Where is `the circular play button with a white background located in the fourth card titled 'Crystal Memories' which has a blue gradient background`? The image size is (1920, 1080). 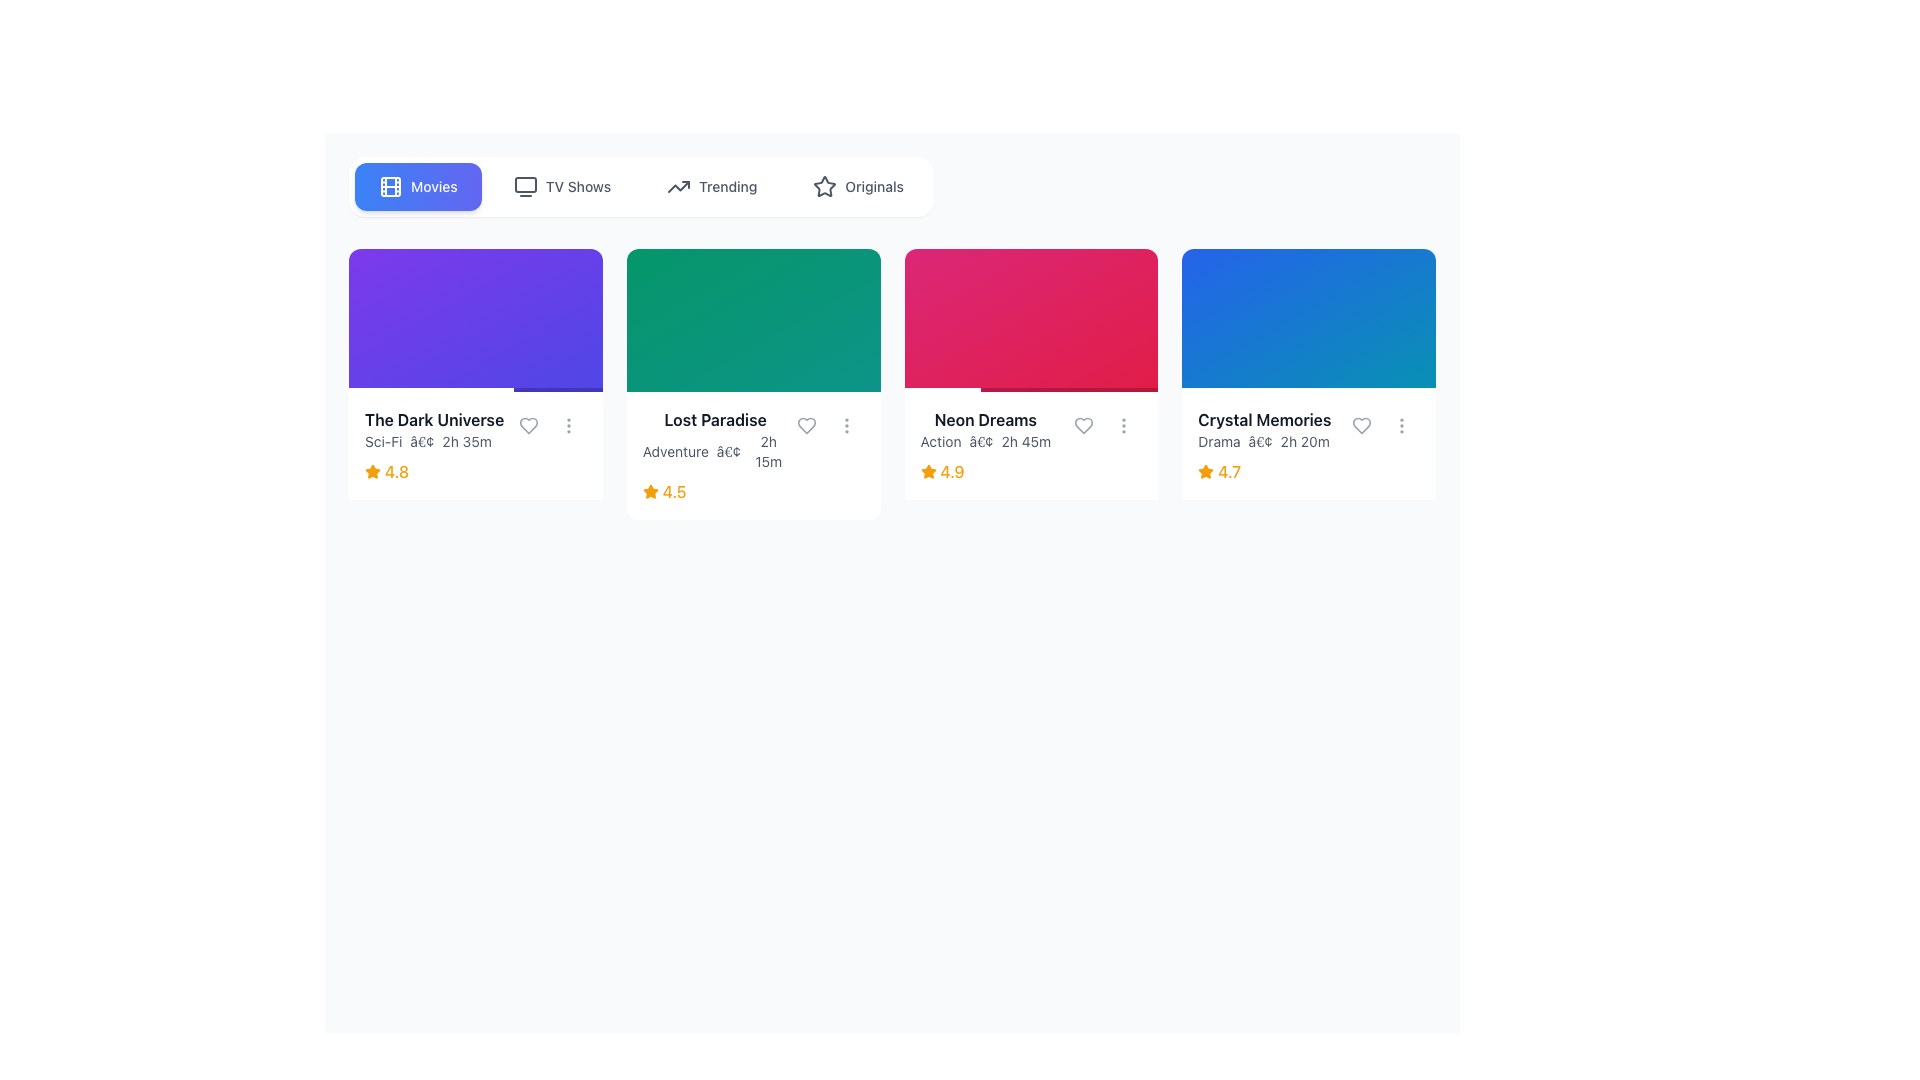
the circular play button with a white background located in the fourth card titled 'Crystal Memories' which has a blue gradient background is located at coordinates (1309, 319).